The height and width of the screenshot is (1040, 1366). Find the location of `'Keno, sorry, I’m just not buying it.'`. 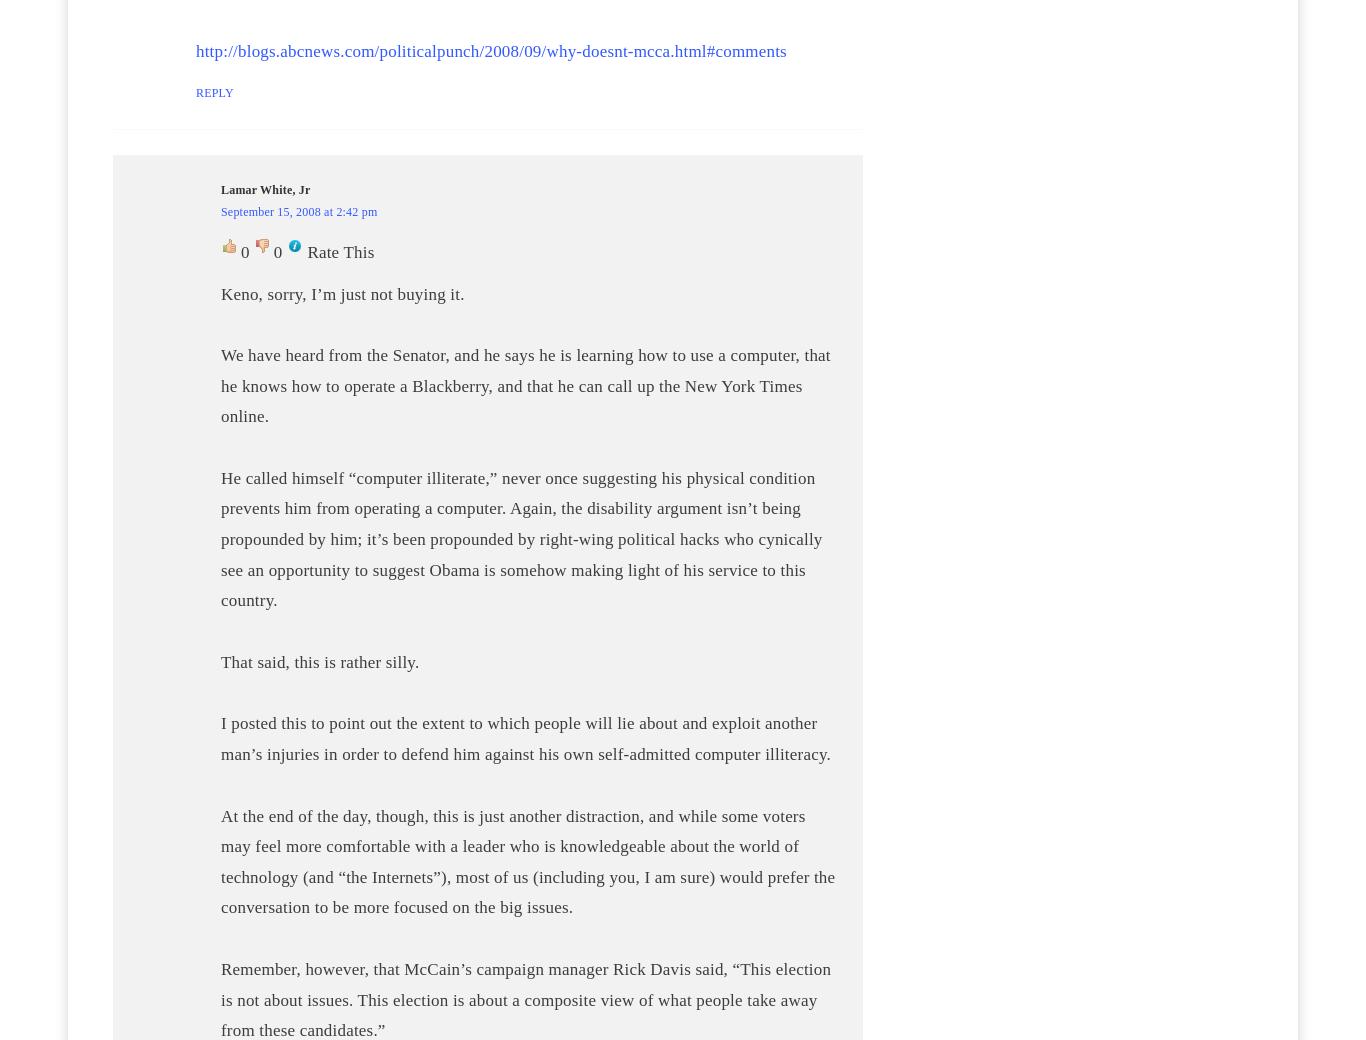

'Keno, sorry, I’m just not buying it.' is located at coordinates (342, 292).